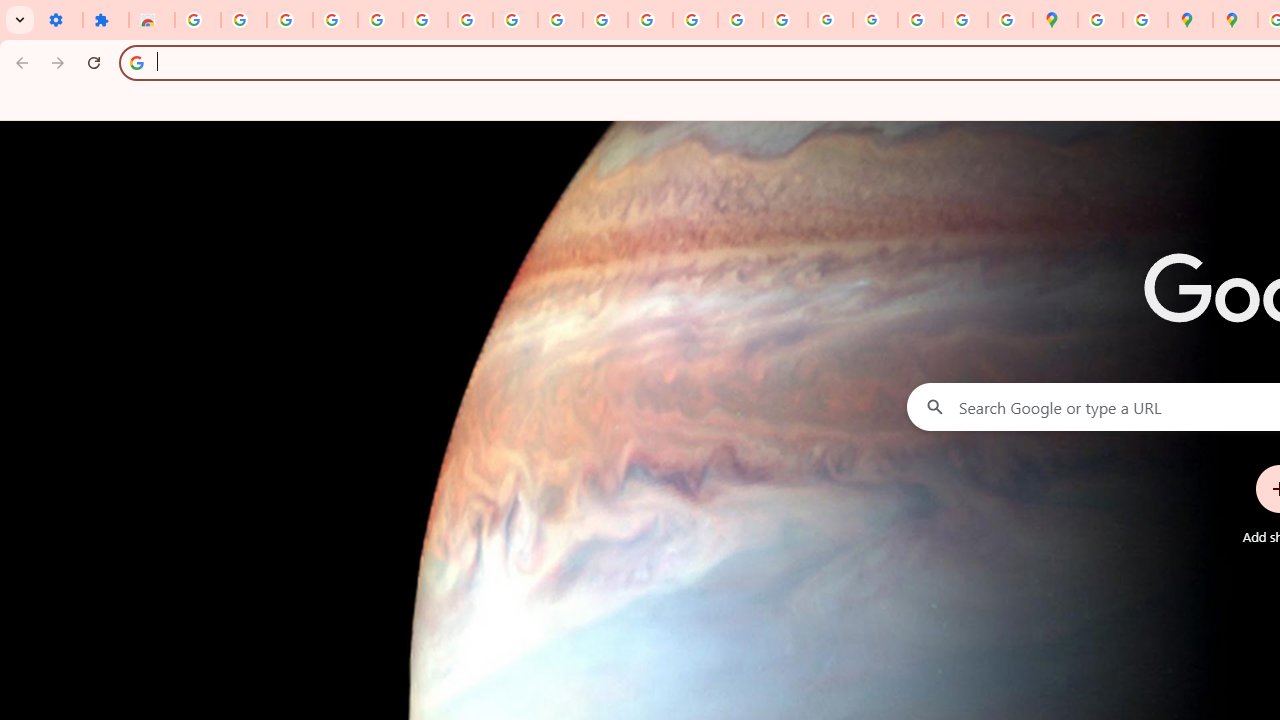 This screenshot has height=720, width=1280. I want to click on 'Safety in Our Products - Google Safety Center', so click(1145, 20).